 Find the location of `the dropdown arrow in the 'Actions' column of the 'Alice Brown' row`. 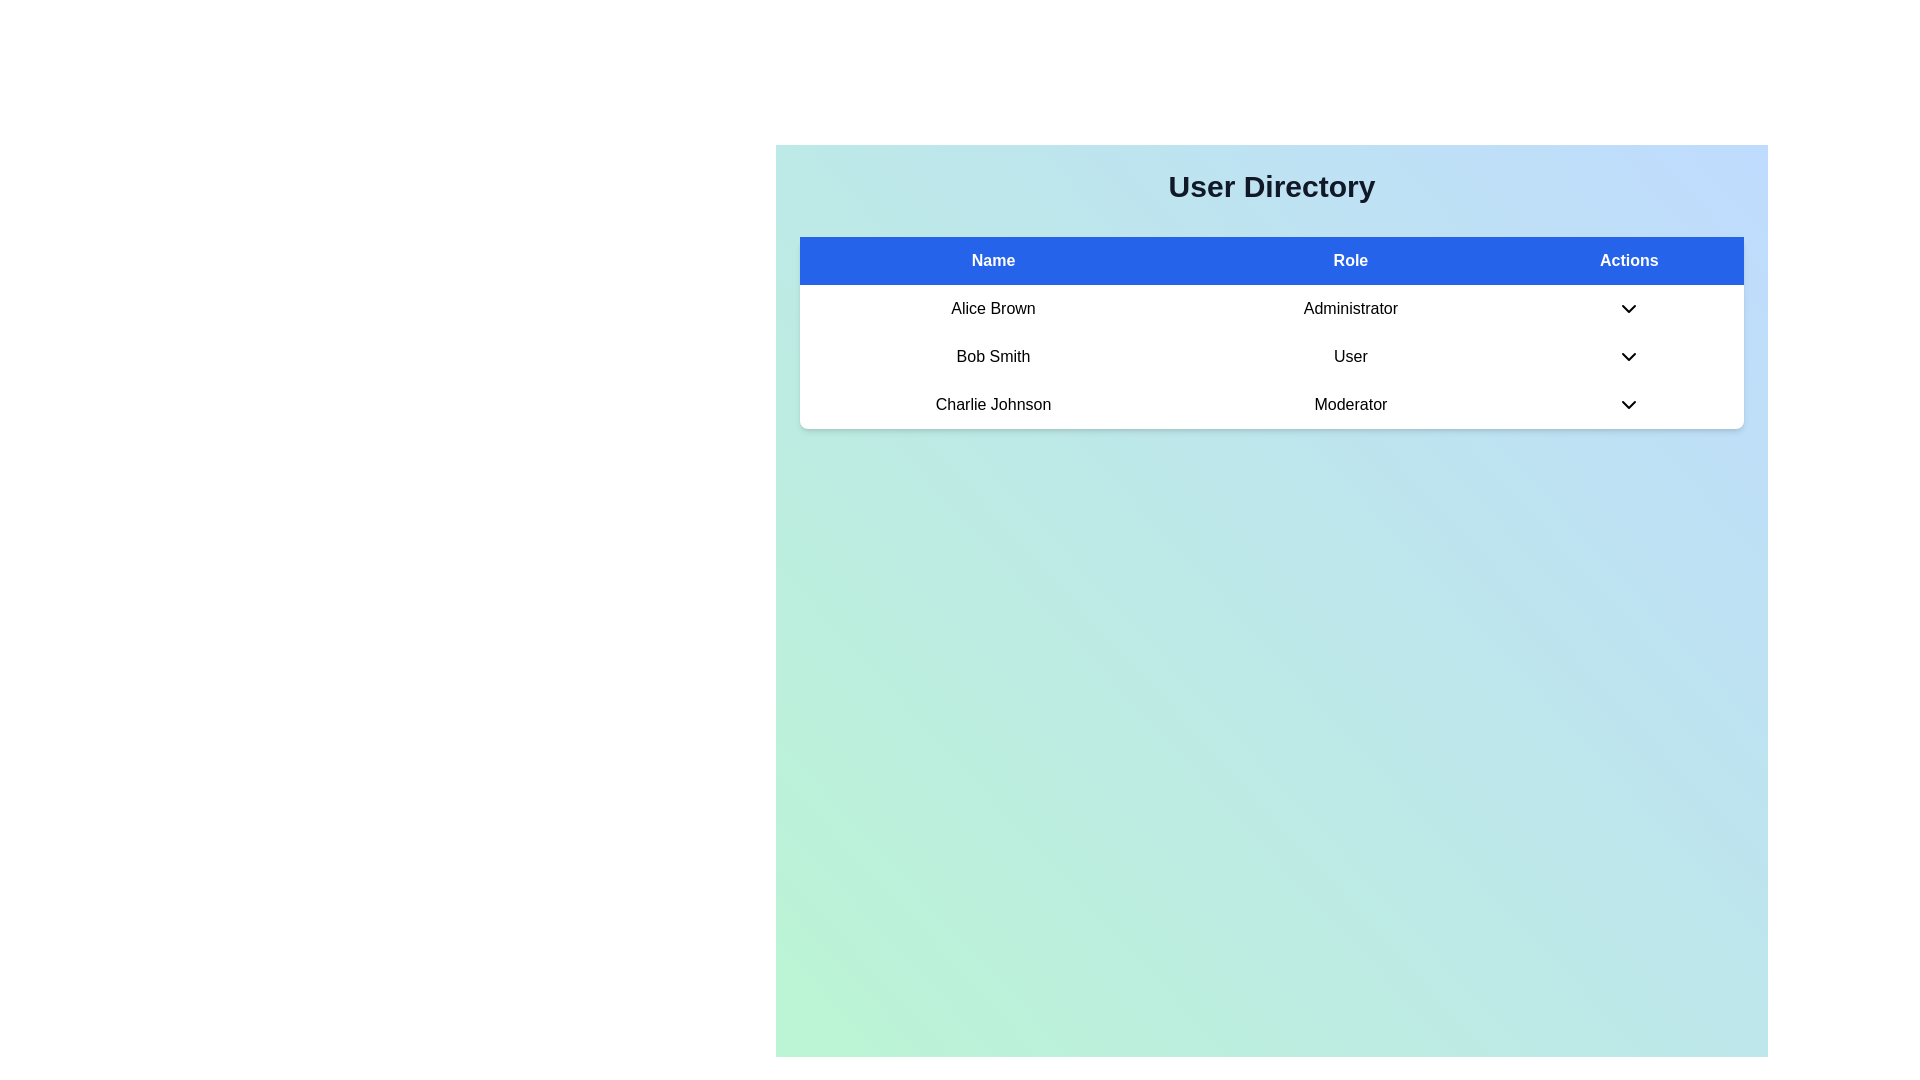

the dropdown arrow in the 'Actions' column of the 'Alice Brown' row is located at coordinates (1629, 308).